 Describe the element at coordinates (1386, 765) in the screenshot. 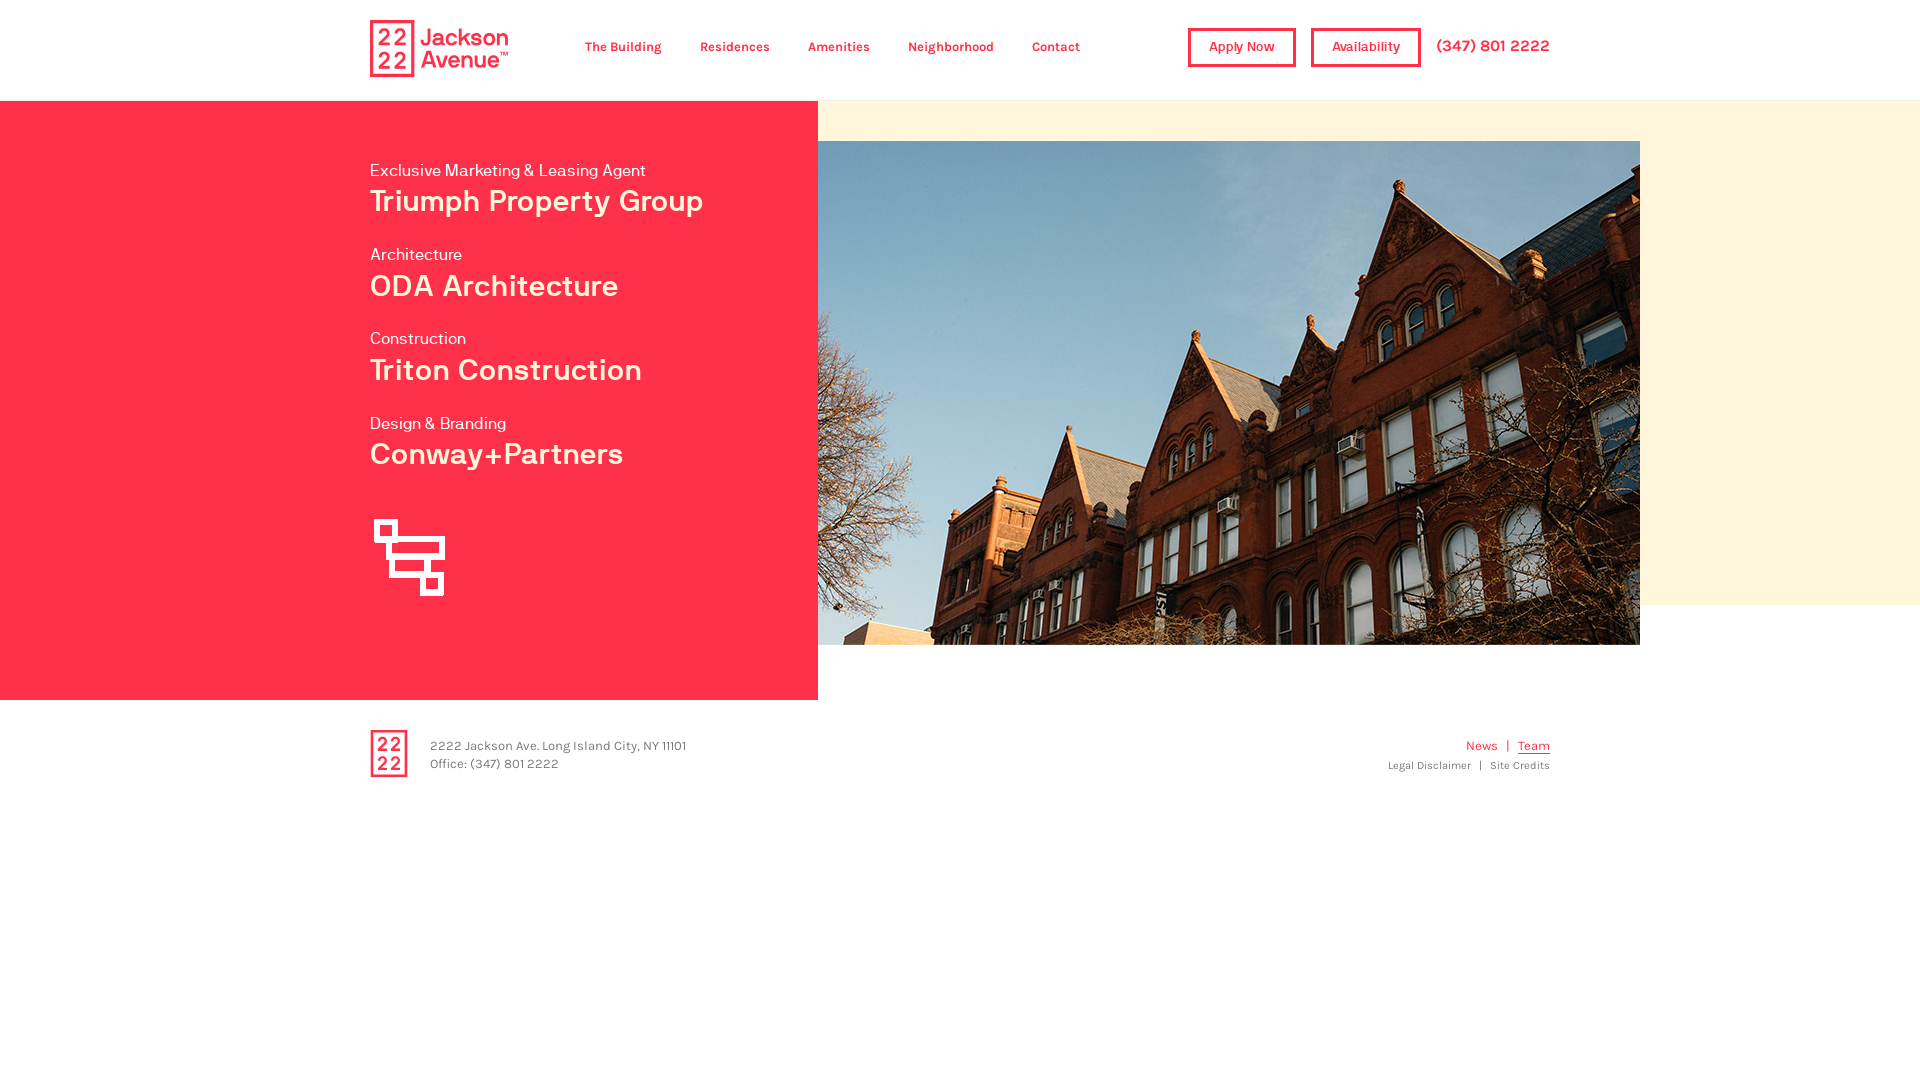

I see `'Legal Disclaimer'` at that location.